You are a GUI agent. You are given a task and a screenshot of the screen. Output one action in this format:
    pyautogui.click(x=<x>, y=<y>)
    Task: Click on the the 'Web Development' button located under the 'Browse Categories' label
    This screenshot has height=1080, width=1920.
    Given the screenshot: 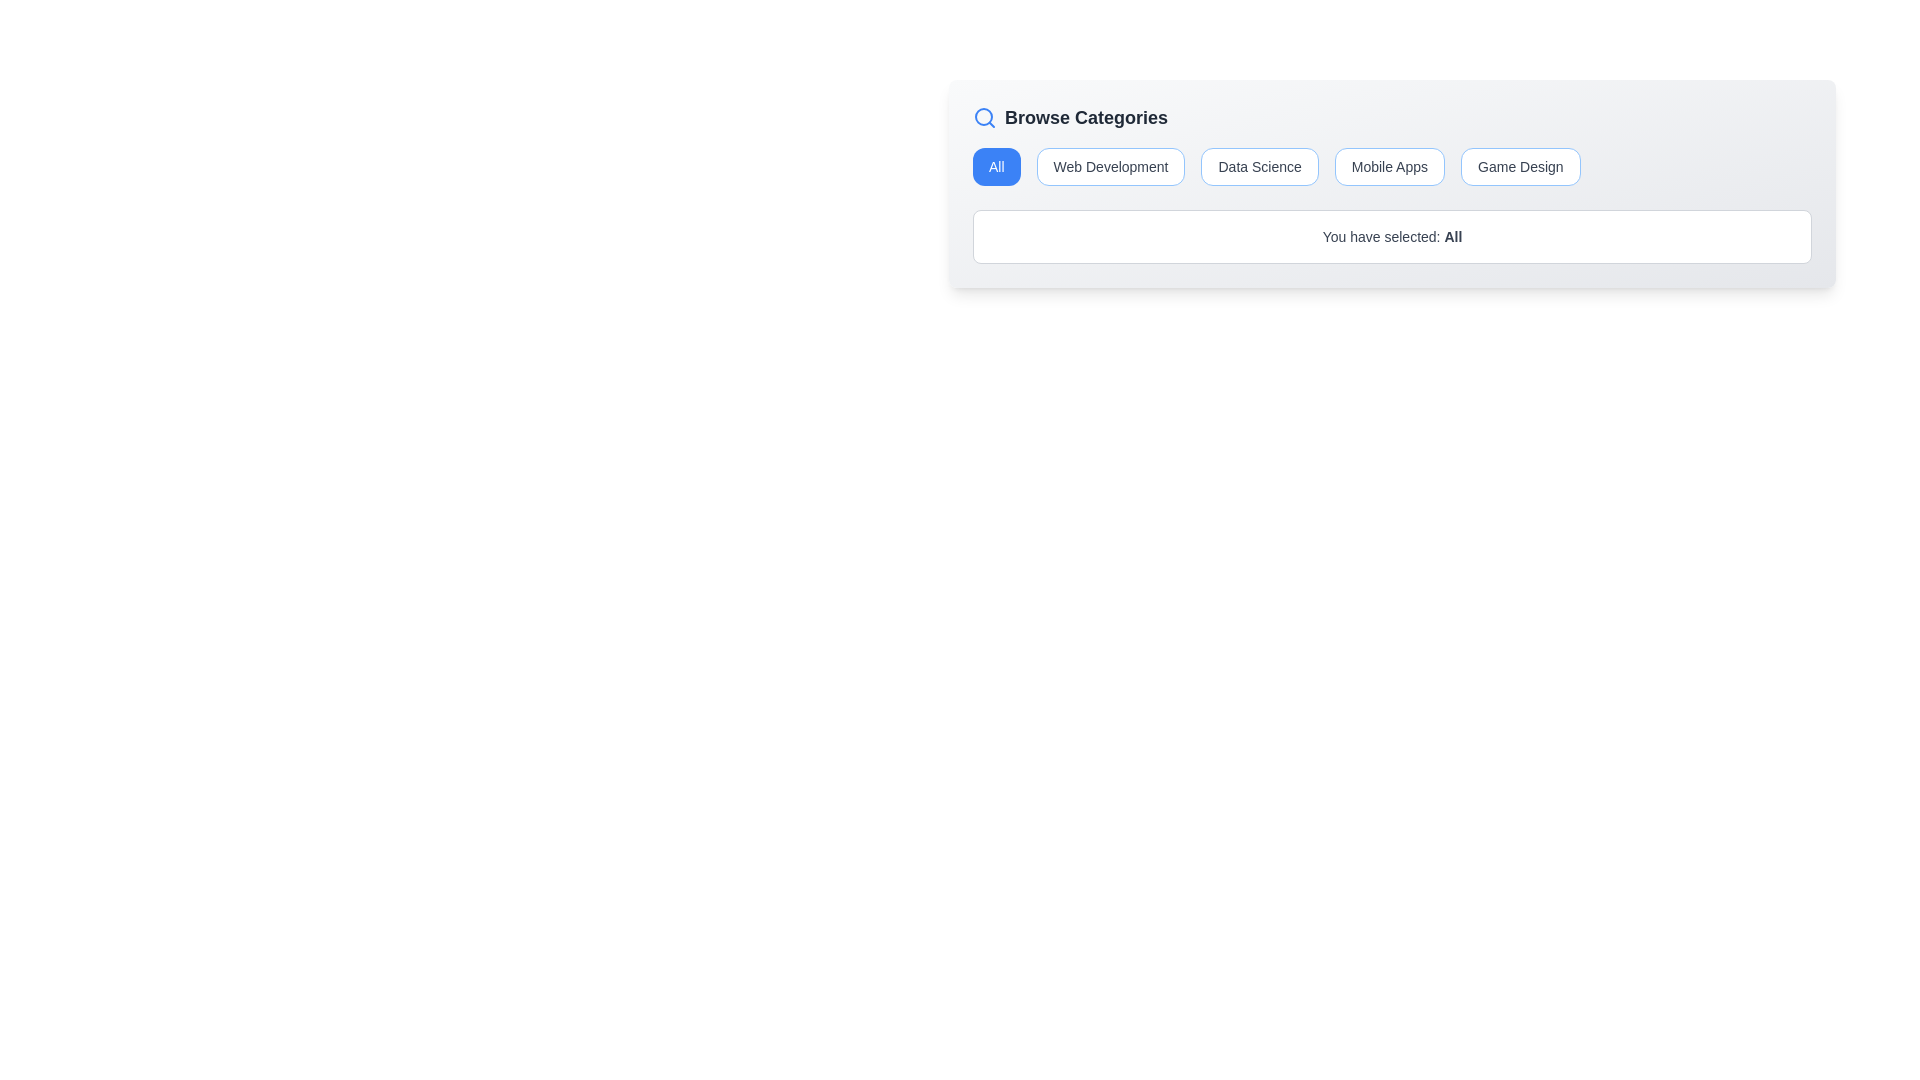 What is the action you would take?
    pyautogui.click(x=1110, y=165)
    